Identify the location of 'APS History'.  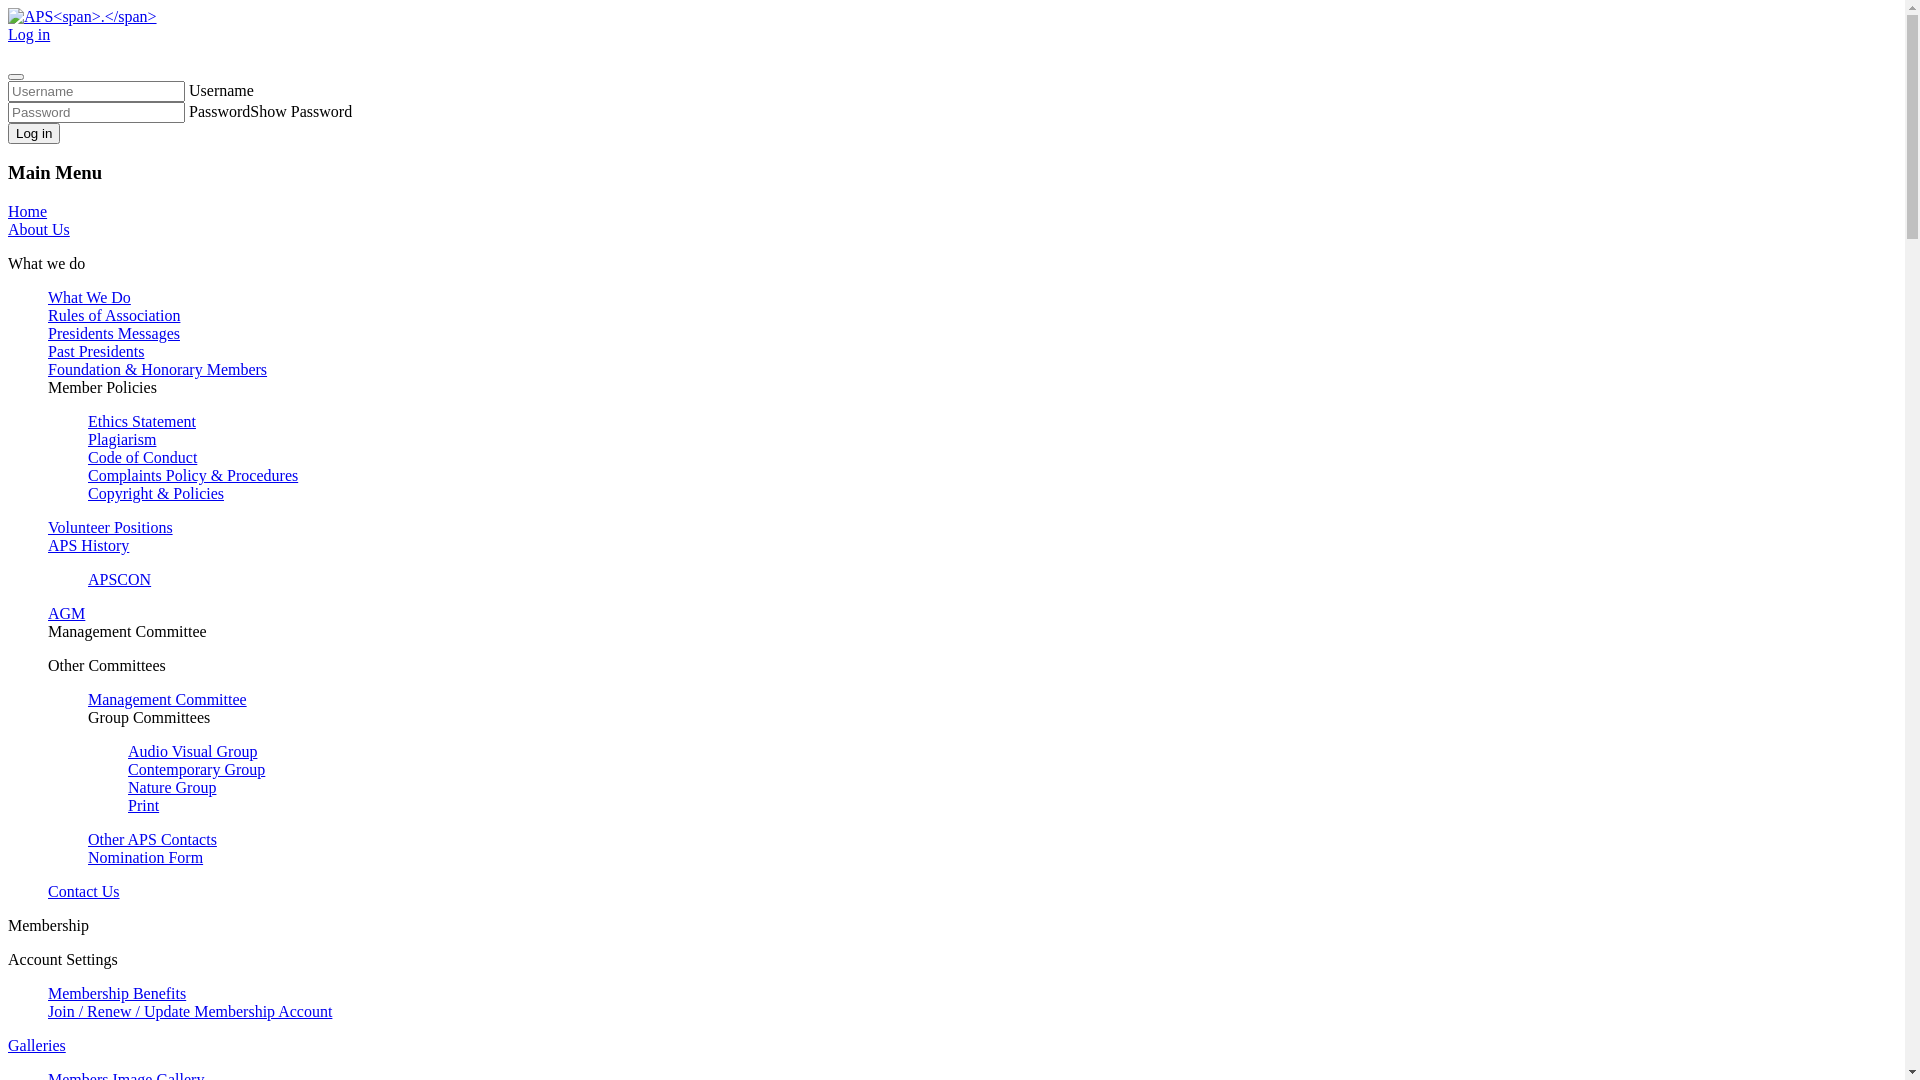
(87, 545).